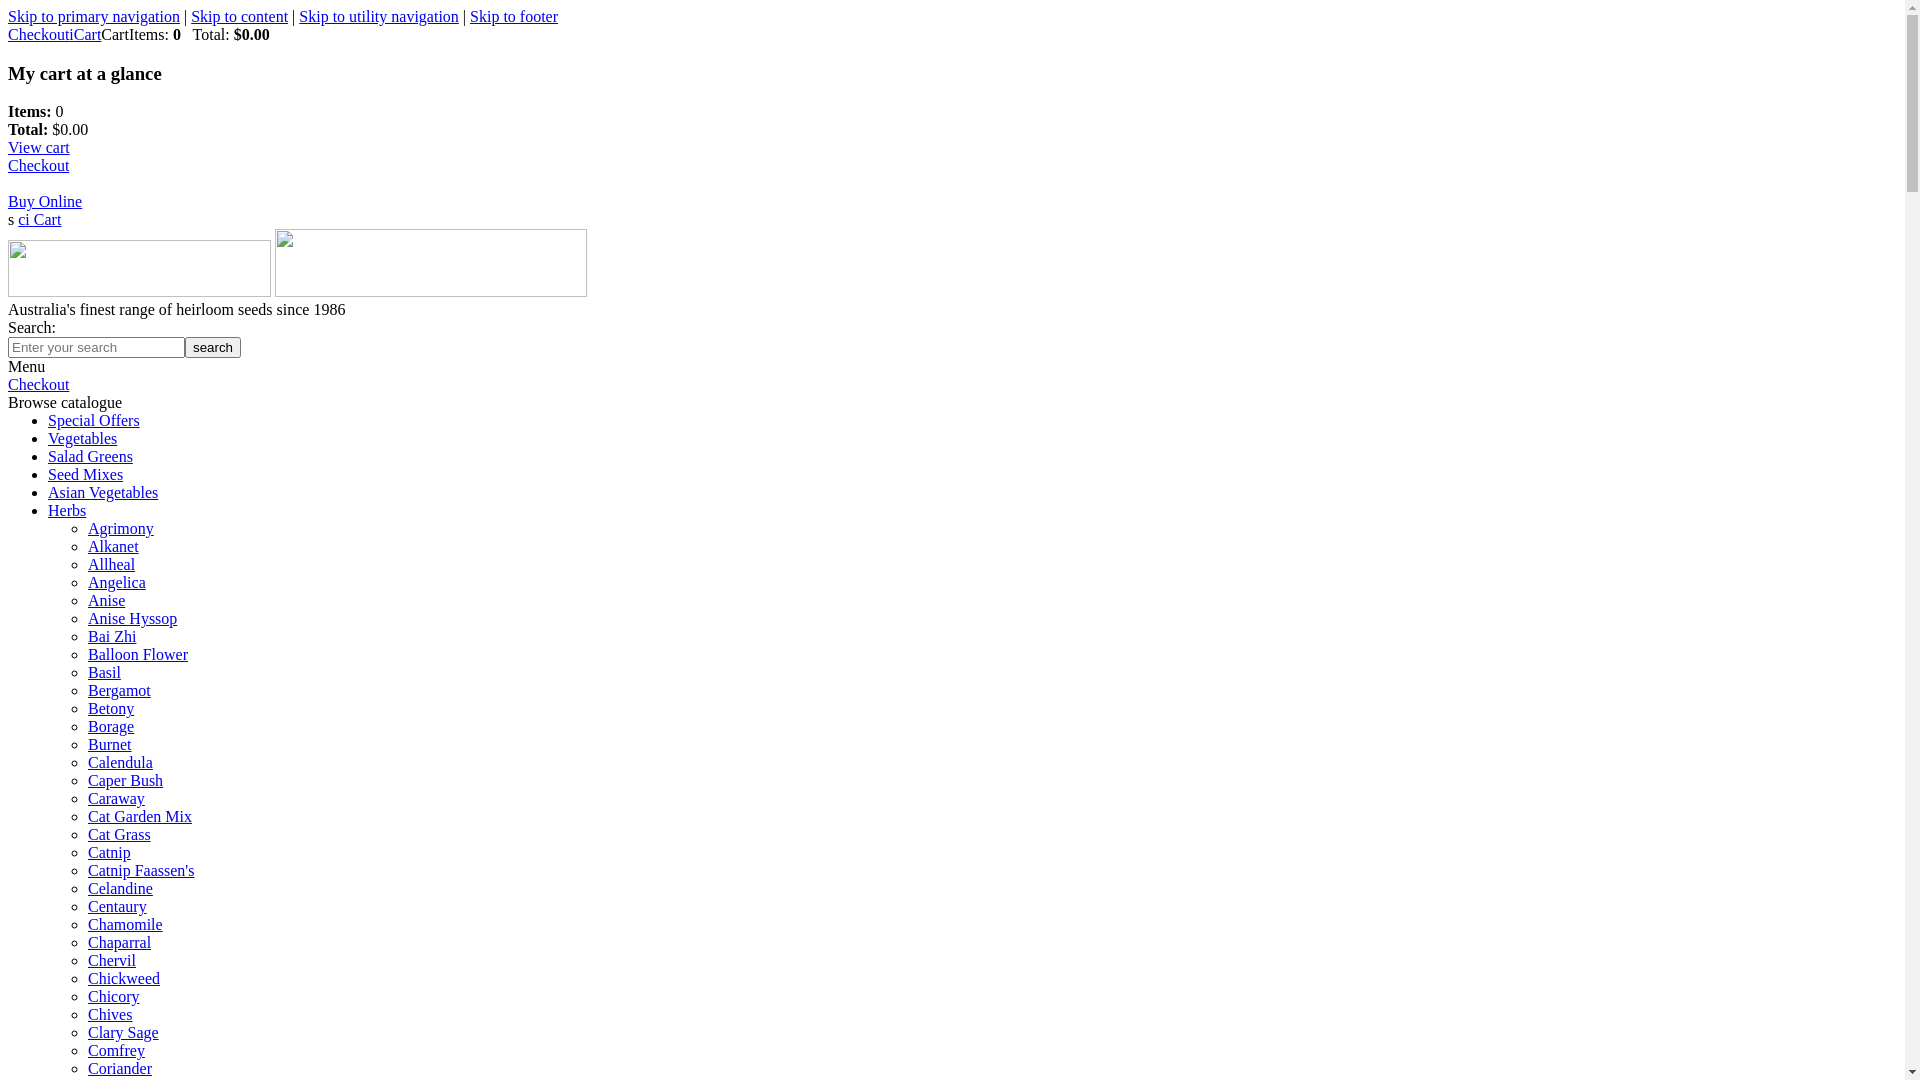 Image resolution: width=1920 pixels, height=1080 pixels. I want to click on 'Skip to primary navigation', so click(93, 16).